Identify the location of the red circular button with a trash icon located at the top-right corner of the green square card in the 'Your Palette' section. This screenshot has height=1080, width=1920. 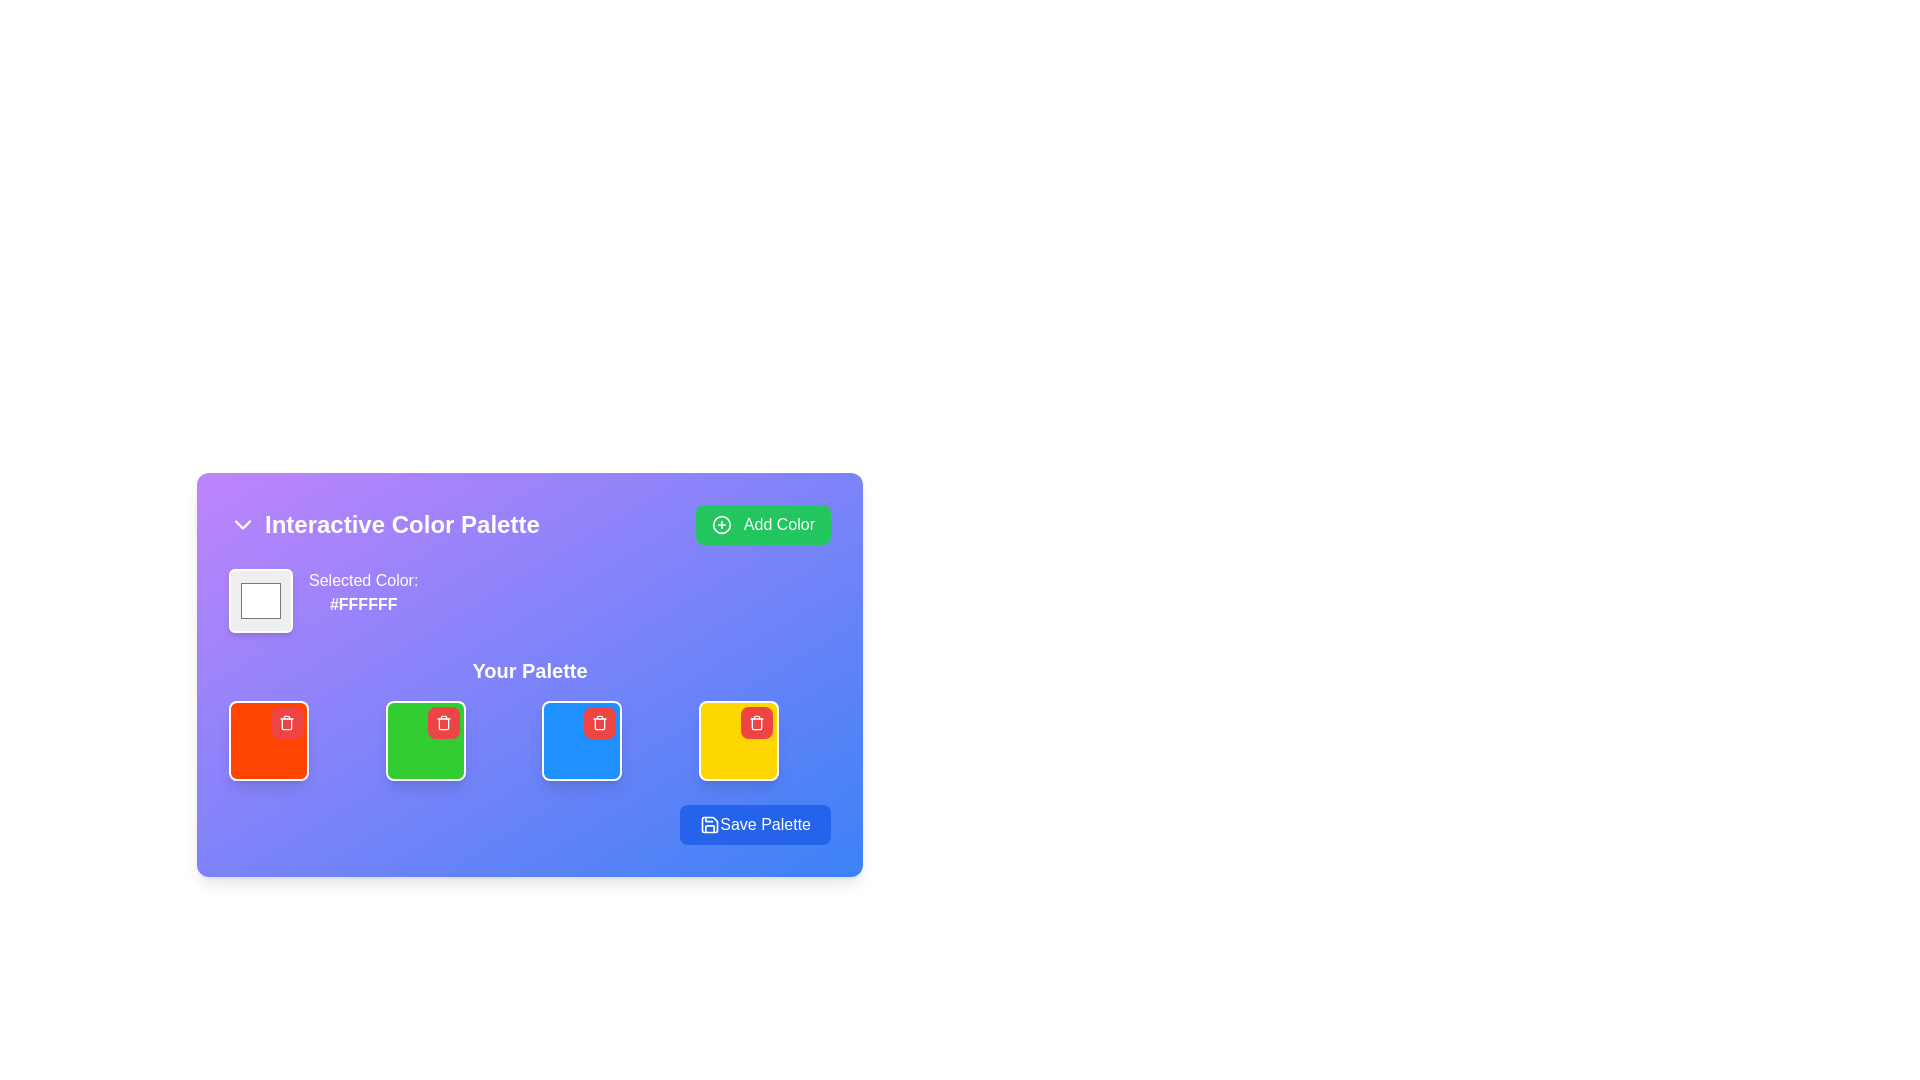
(442, 722).